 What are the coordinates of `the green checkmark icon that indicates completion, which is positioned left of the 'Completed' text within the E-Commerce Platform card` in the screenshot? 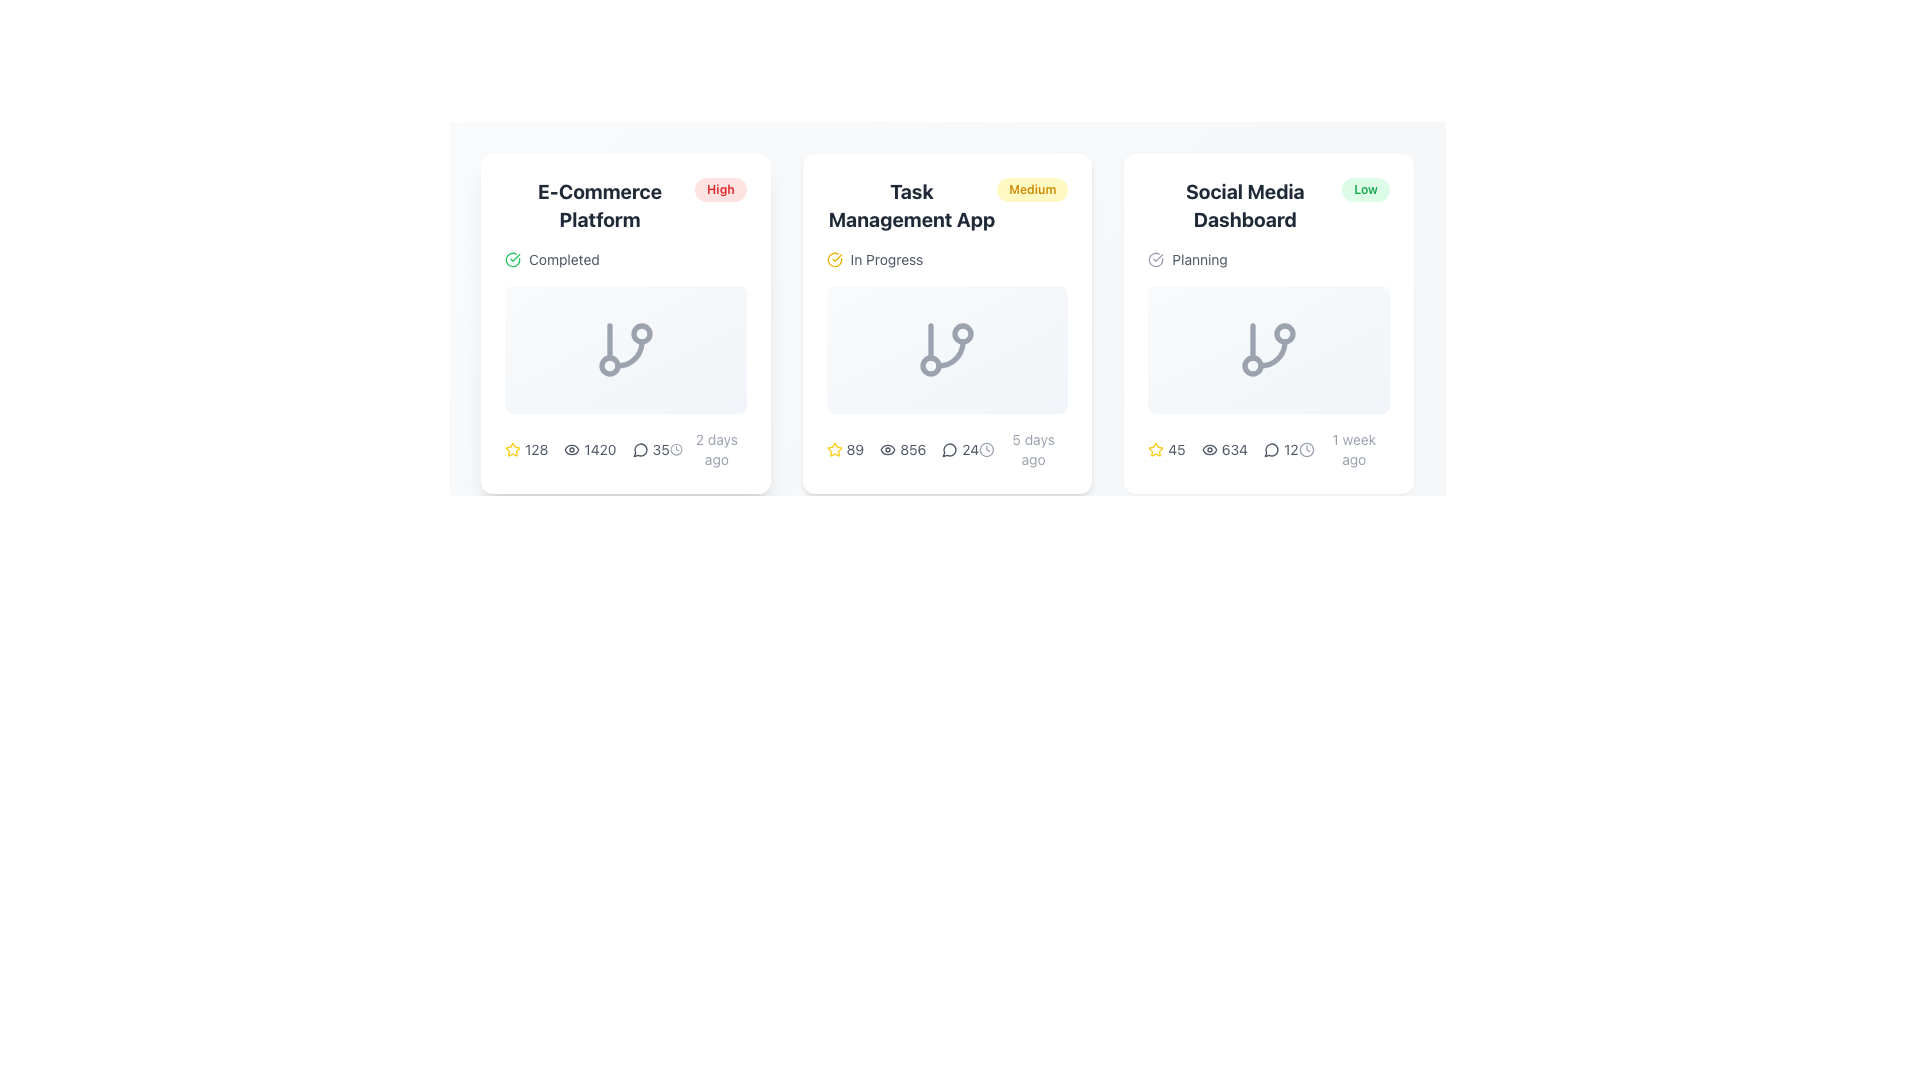 It's located at (513, 258).